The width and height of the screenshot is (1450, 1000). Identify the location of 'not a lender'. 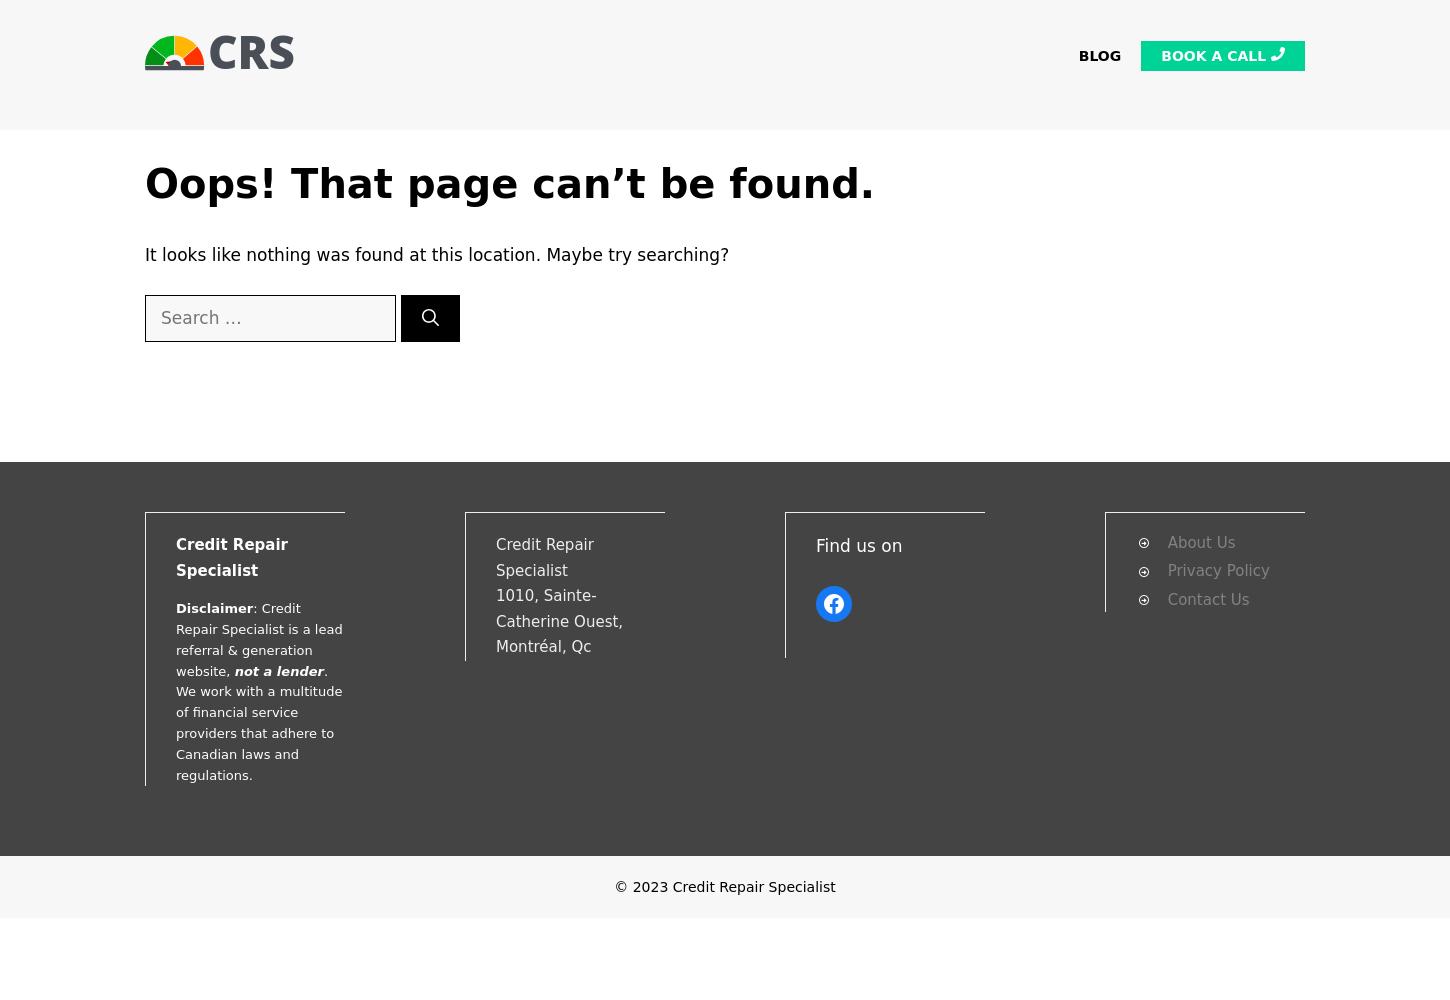
(233, 670).